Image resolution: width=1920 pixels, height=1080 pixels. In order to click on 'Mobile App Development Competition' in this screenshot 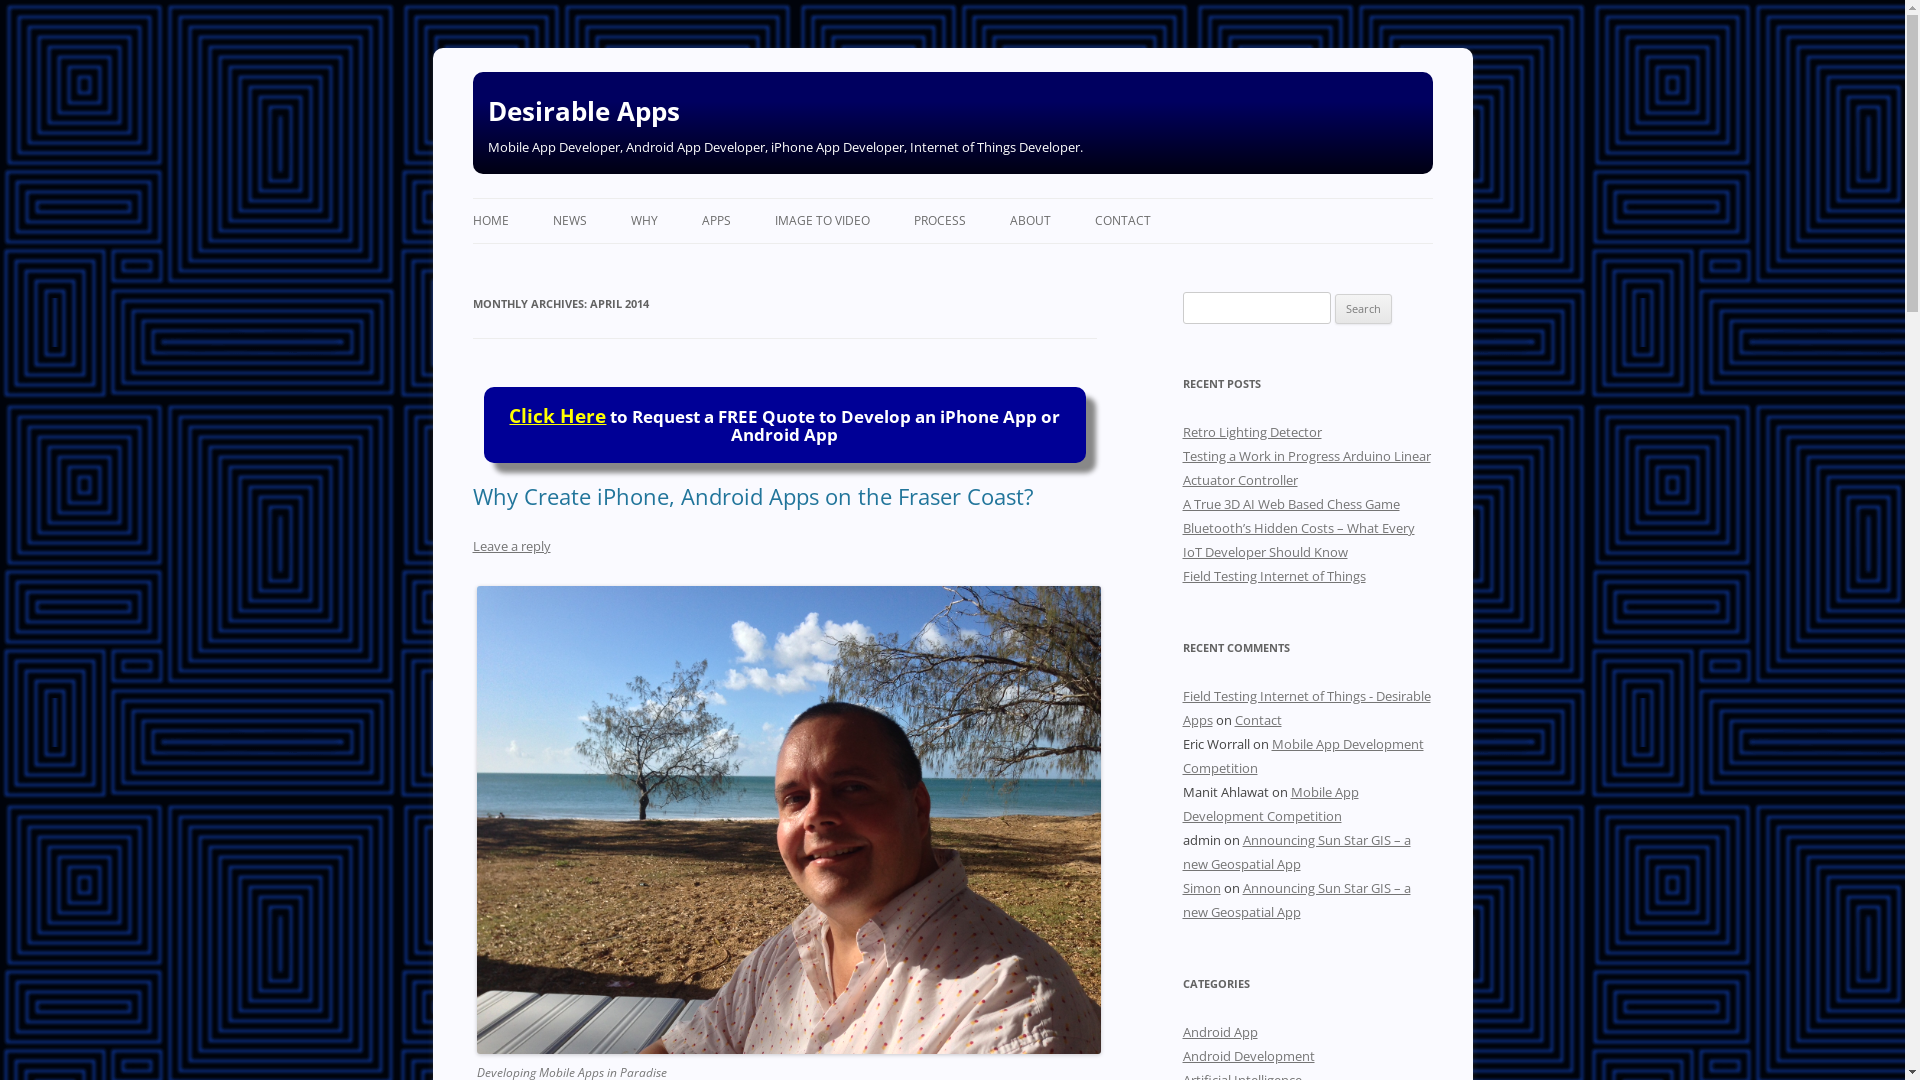, I will do `click(1302, 756)`.